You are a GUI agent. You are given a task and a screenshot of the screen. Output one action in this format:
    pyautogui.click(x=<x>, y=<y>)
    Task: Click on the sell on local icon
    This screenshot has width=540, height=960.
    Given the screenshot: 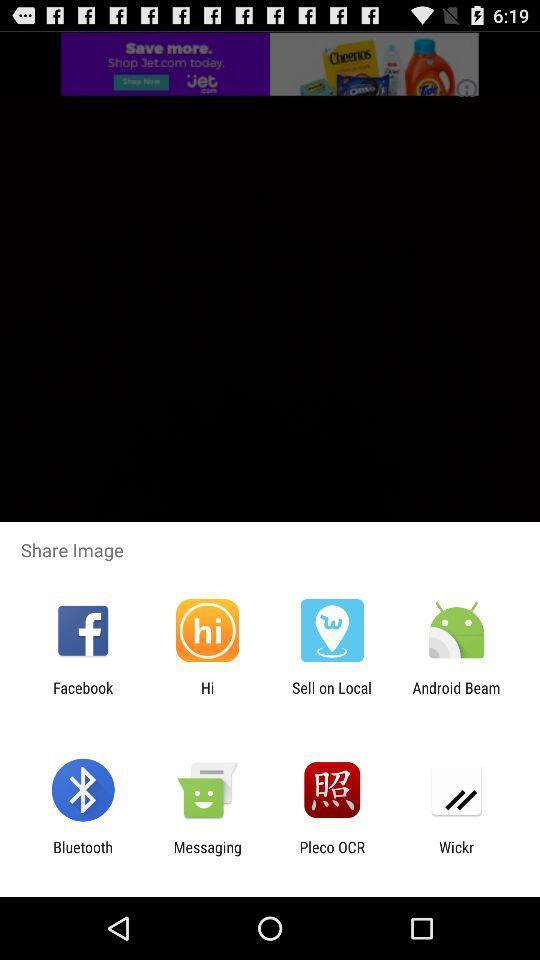 What is the action you would take?
    pyautogui.click(x=332, y=696)
    